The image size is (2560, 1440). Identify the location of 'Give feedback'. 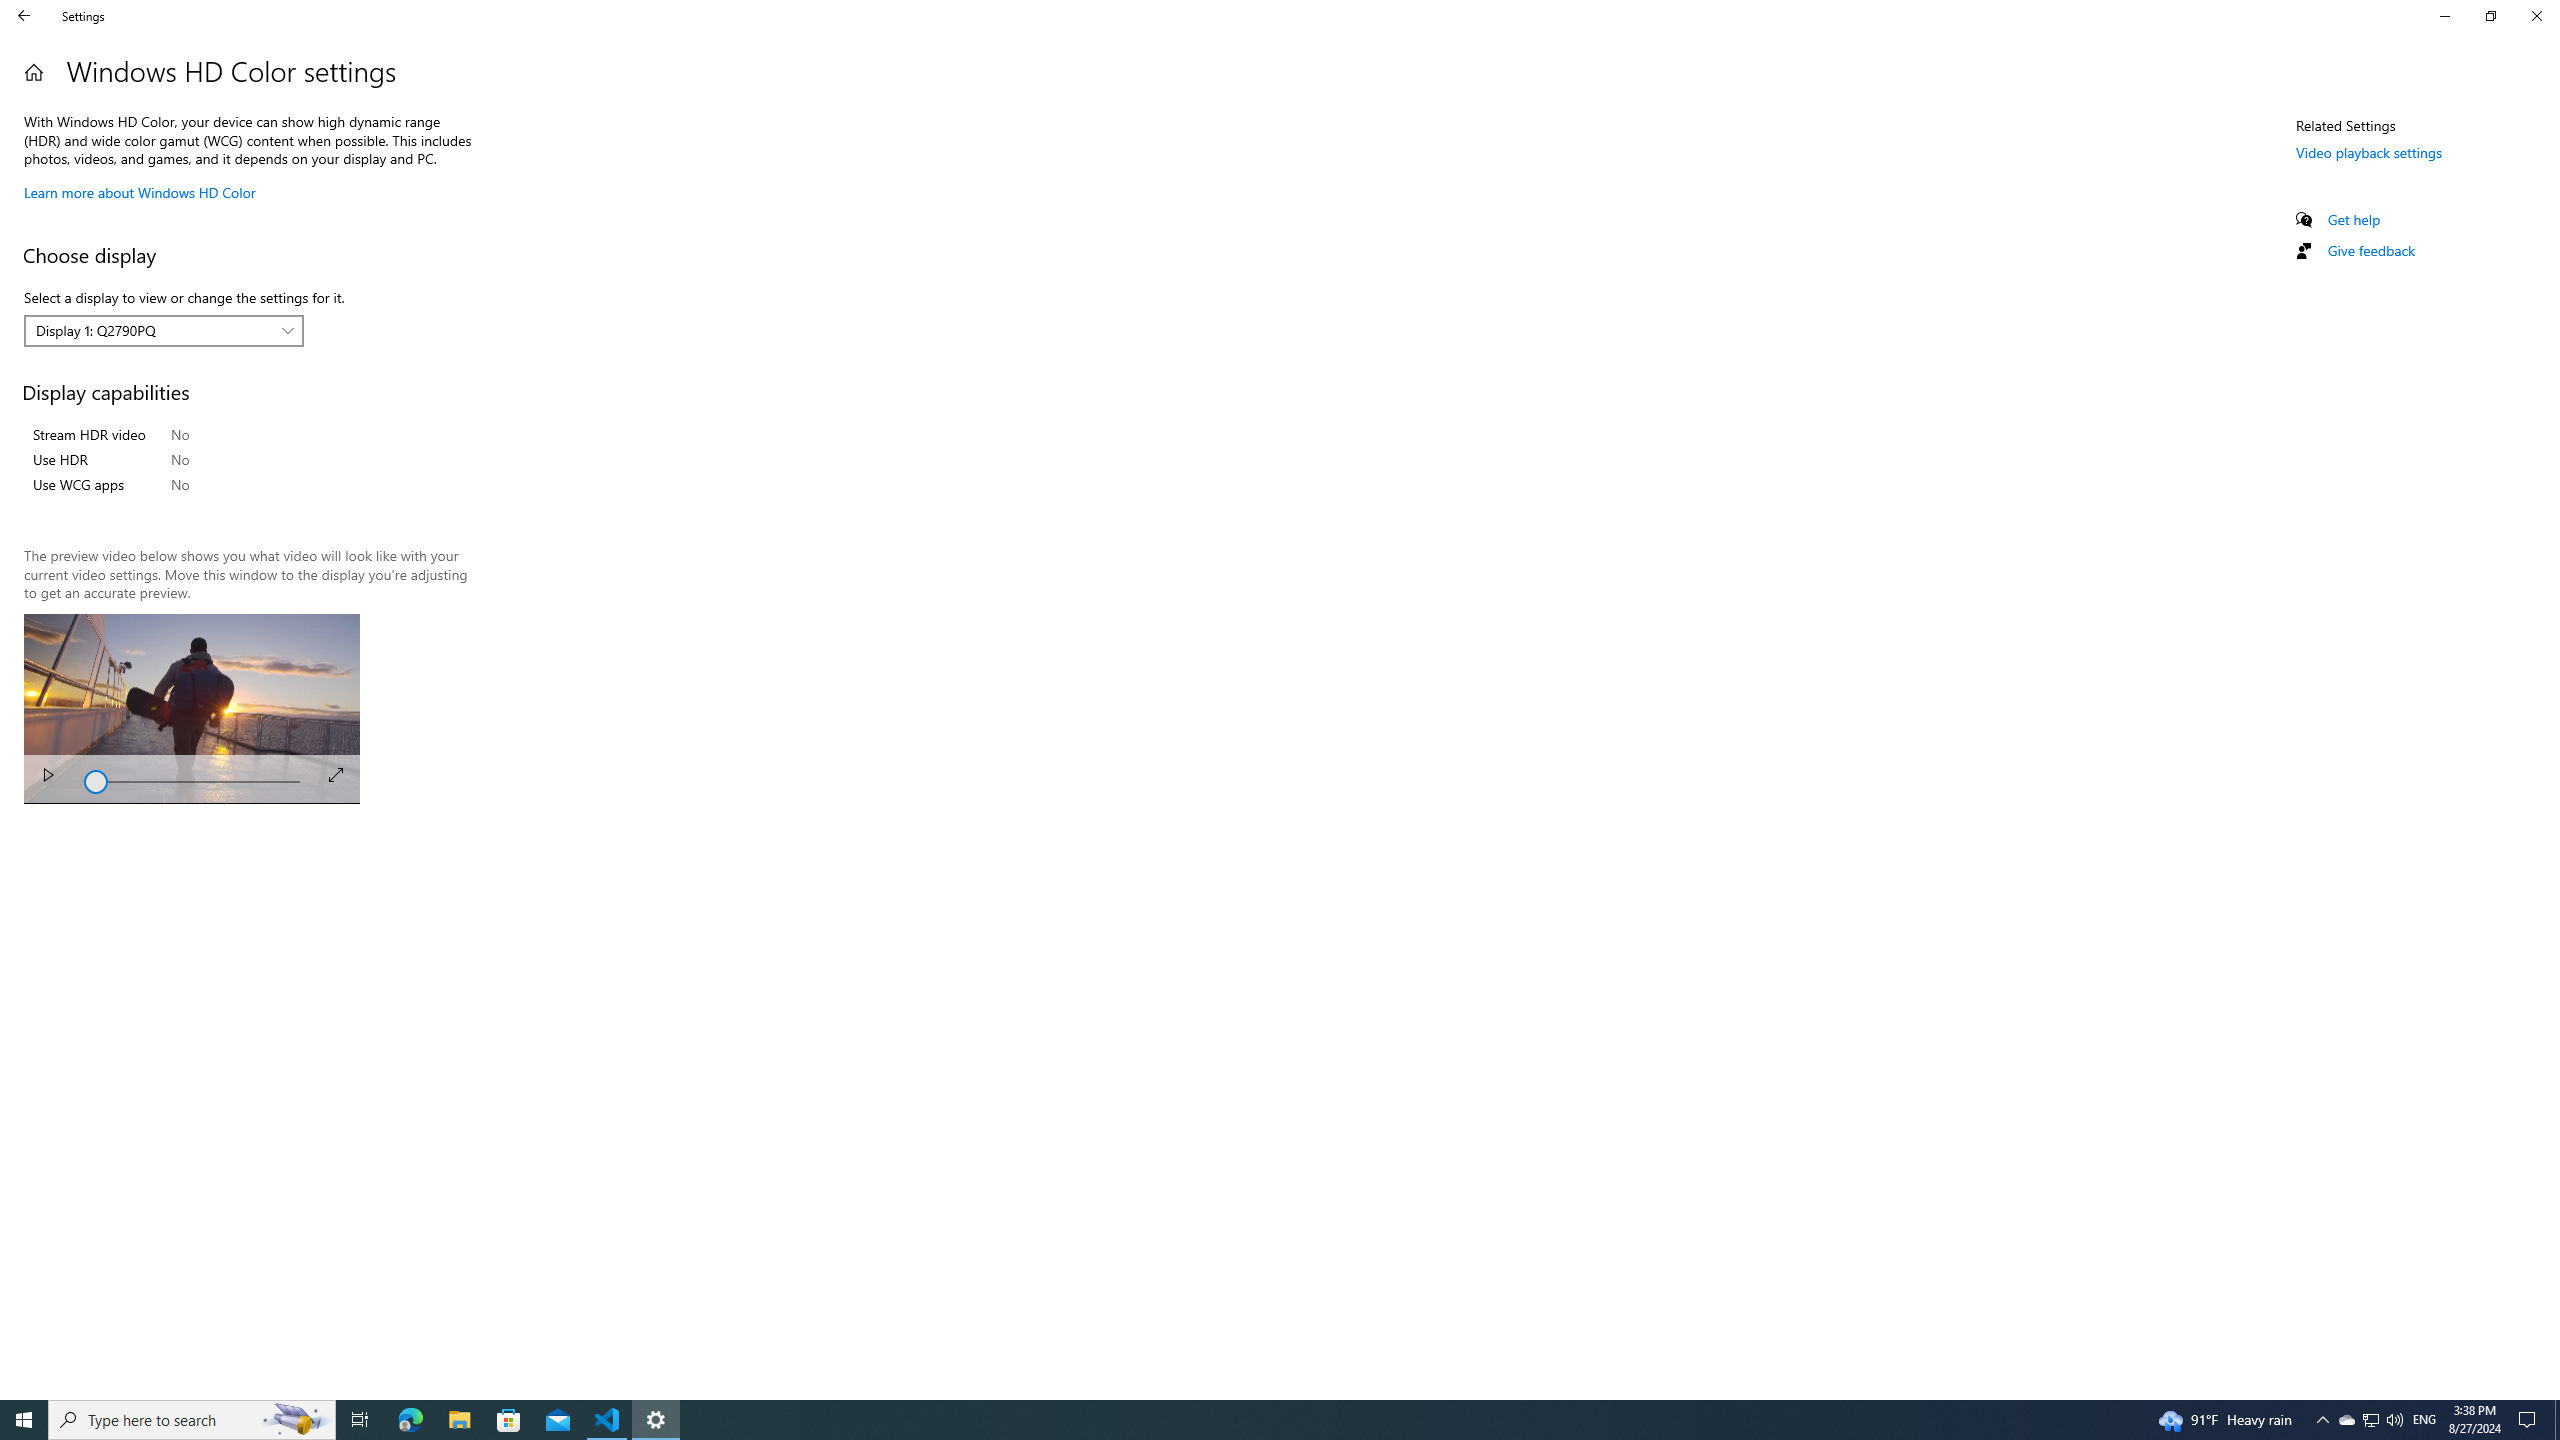
(2369, 249).